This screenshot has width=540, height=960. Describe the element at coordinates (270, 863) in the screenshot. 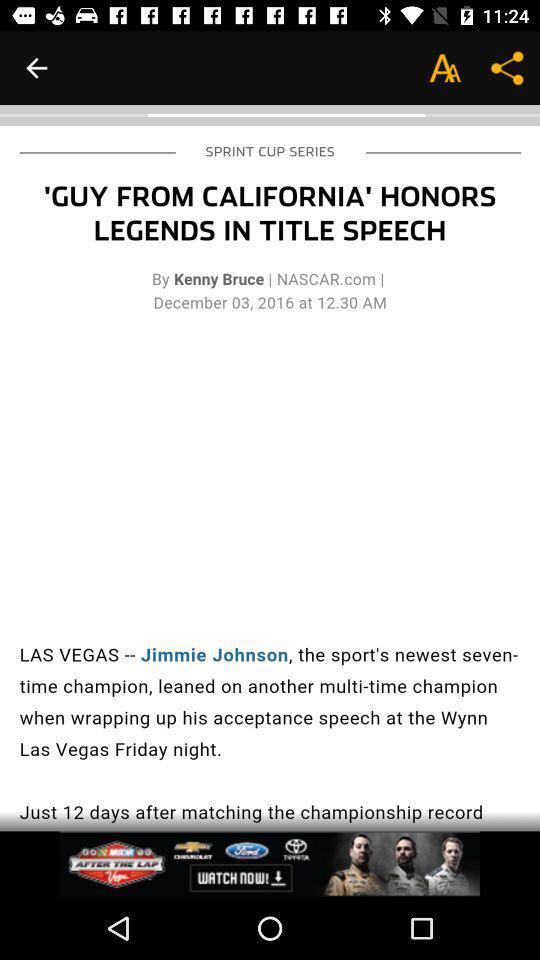

I see `advertisement` at that location.